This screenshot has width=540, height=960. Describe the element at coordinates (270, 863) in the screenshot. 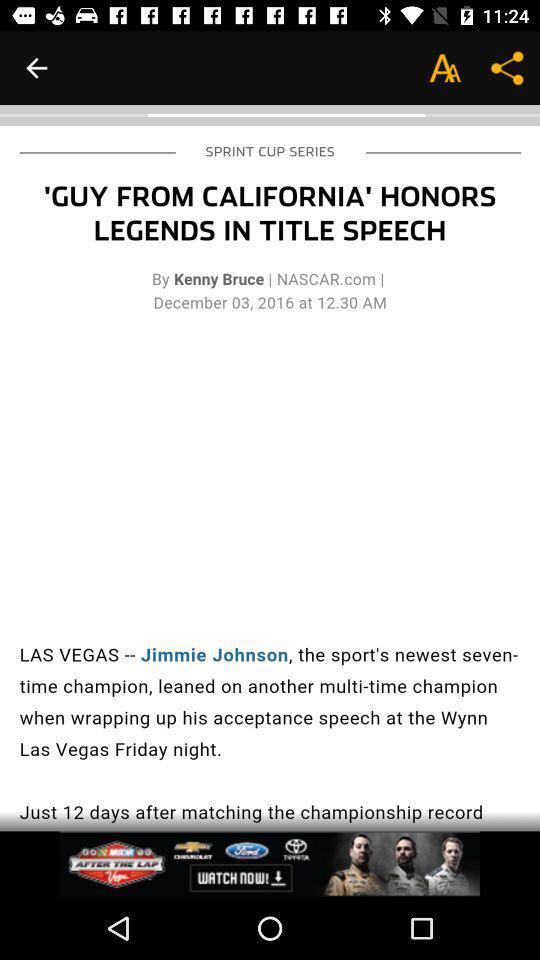

I see `advertisement` at that location.